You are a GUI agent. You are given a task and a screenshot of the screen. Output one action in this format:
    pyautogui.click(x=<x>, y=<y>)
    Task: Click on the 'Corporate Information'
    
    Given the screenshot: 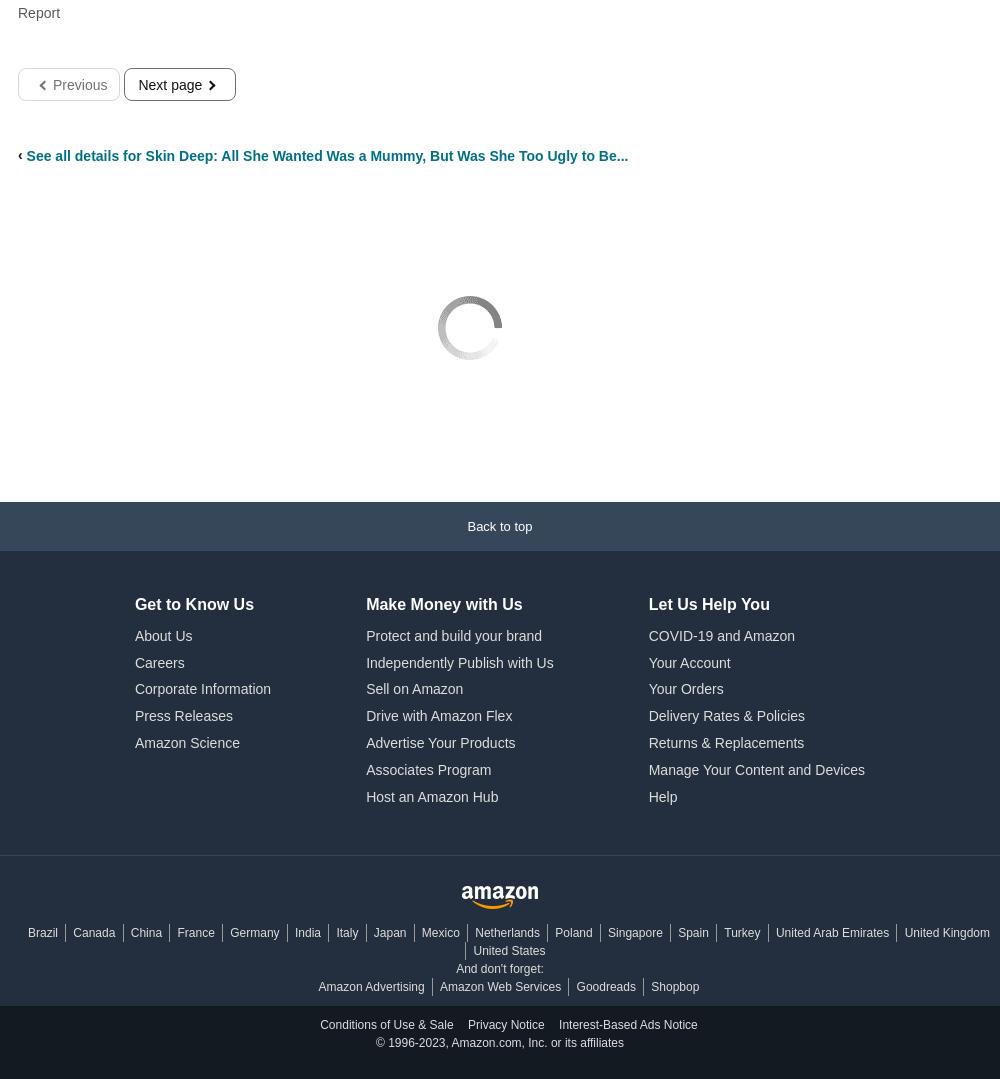 What is the action you would take?
    pyautogui.click(x=134, y=689)
    